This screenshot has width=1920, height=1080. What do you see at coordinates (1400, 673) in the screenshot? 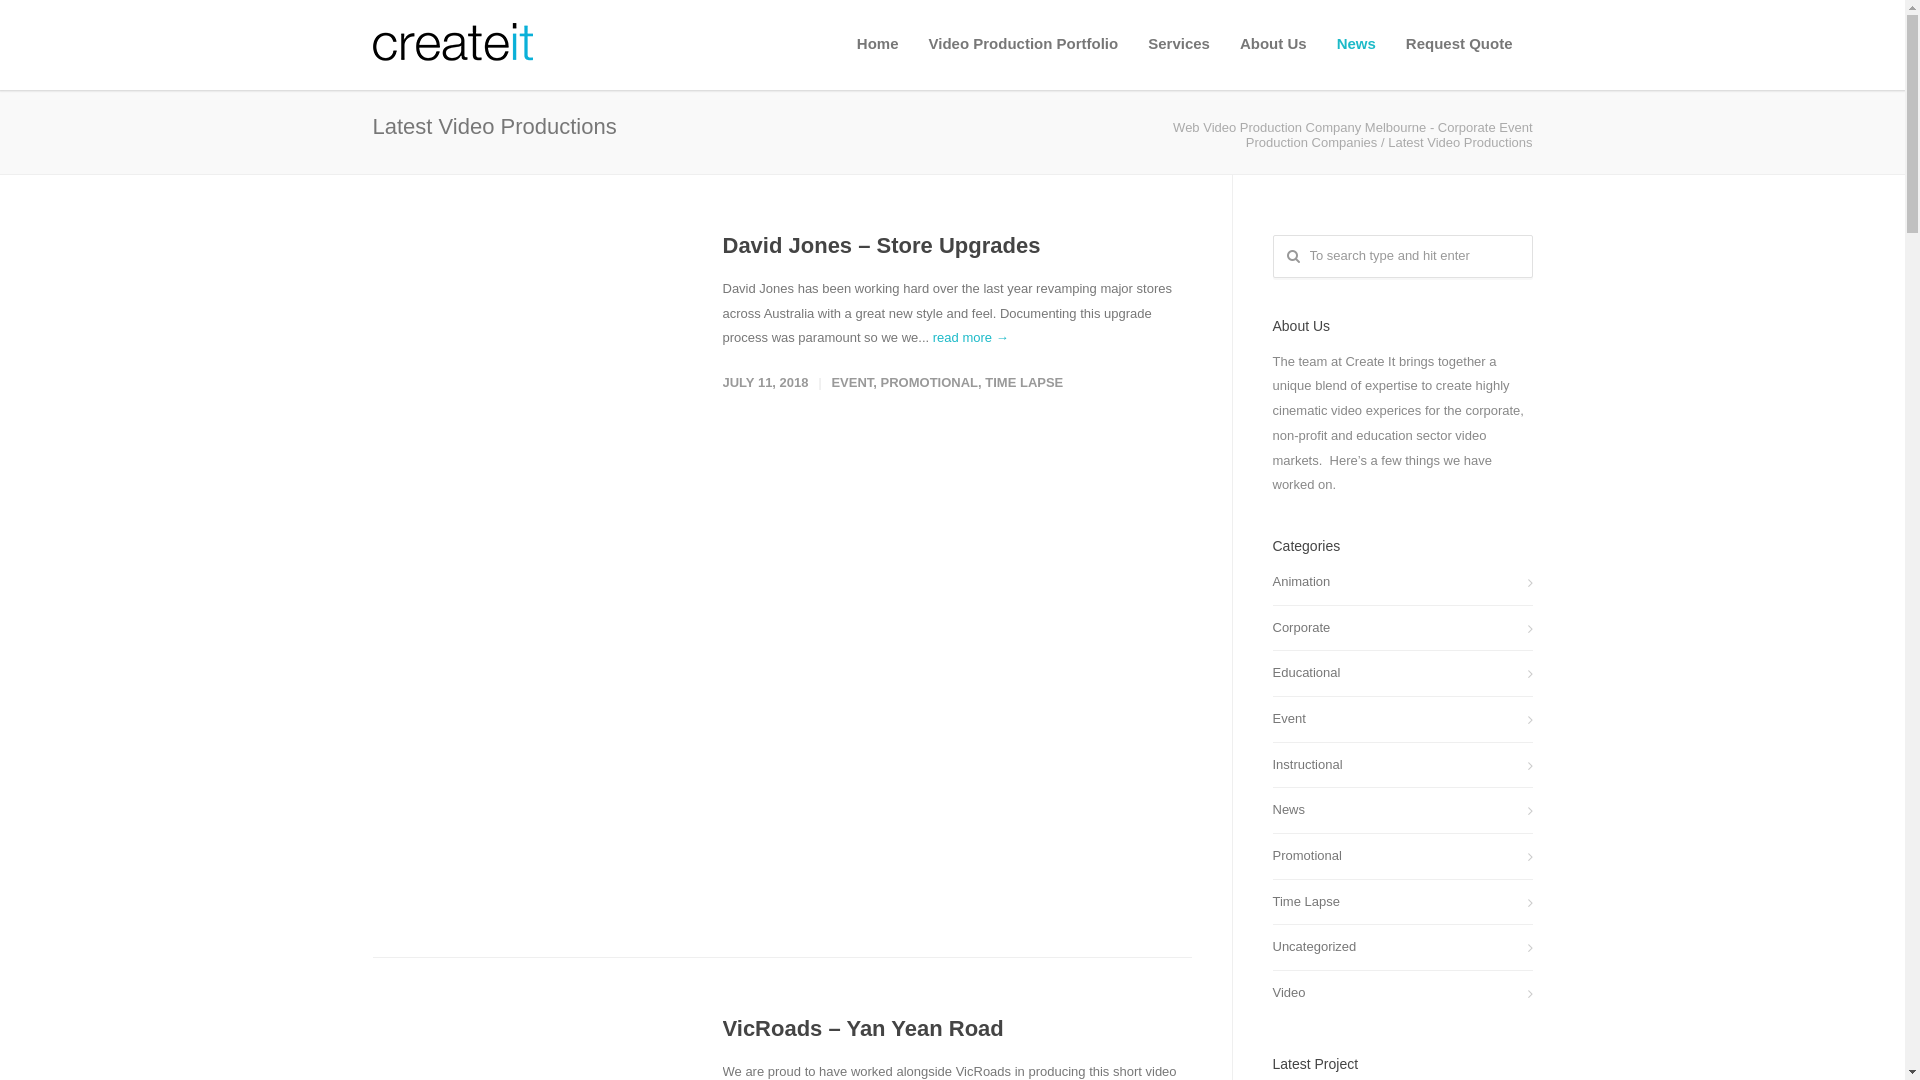
I see `'Educational'` at bounding box center [1400, 673].